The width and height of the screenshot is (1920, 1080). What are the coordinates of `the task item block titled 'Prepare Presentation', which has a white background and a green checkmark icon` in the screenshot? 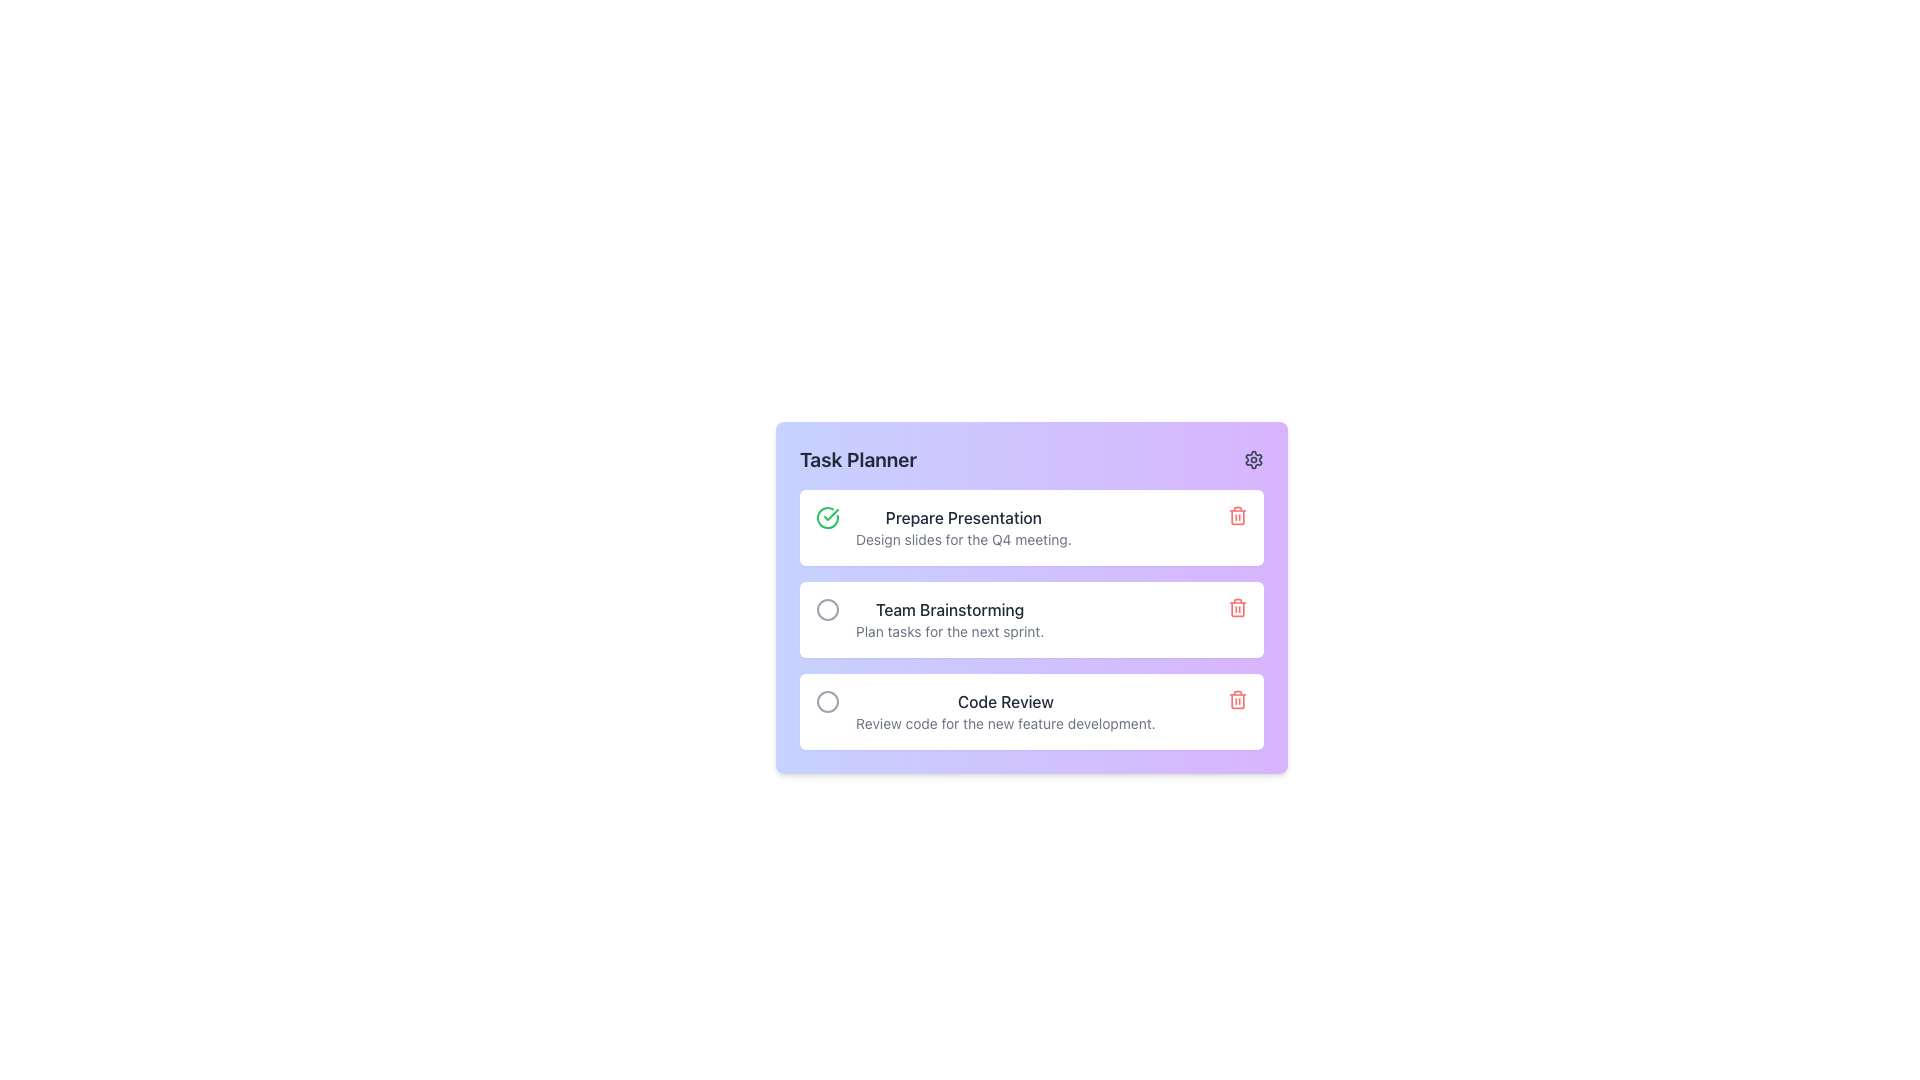 It's located at (1032, 527).